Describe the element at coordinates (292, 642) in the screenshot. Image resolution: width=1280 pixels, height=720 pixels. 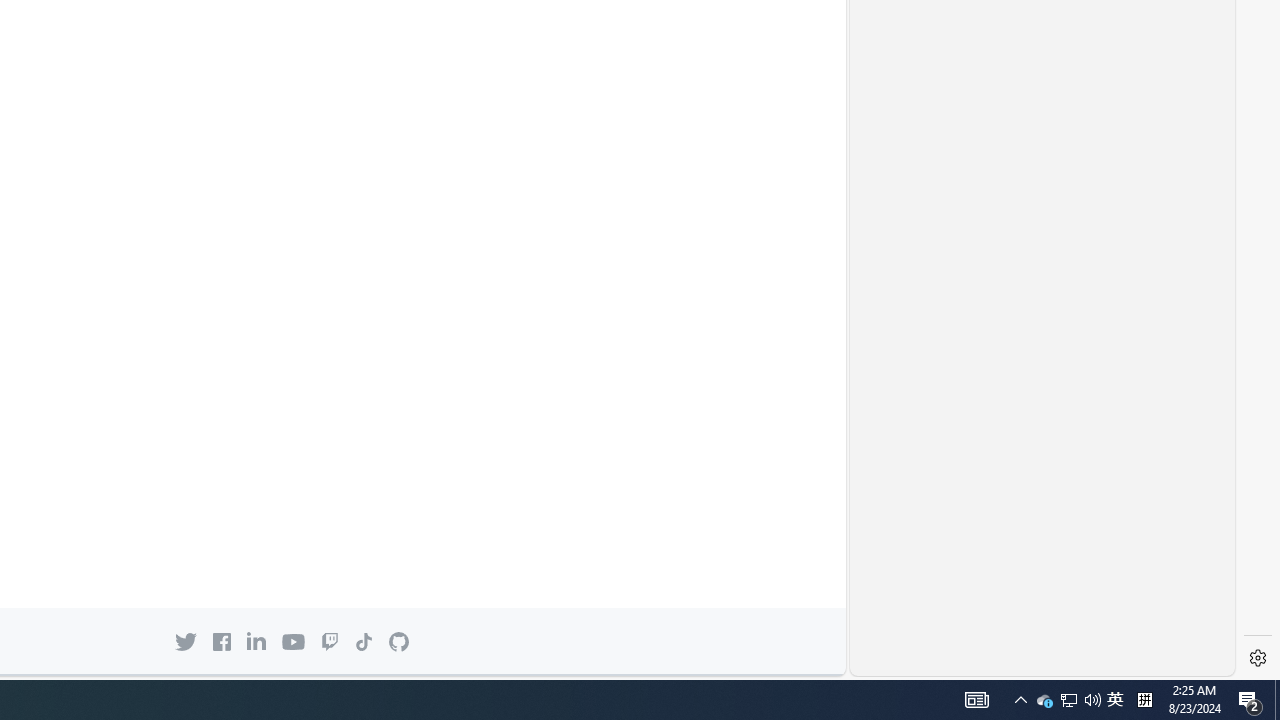
I see `'GitHub on YouTube'` at that location.